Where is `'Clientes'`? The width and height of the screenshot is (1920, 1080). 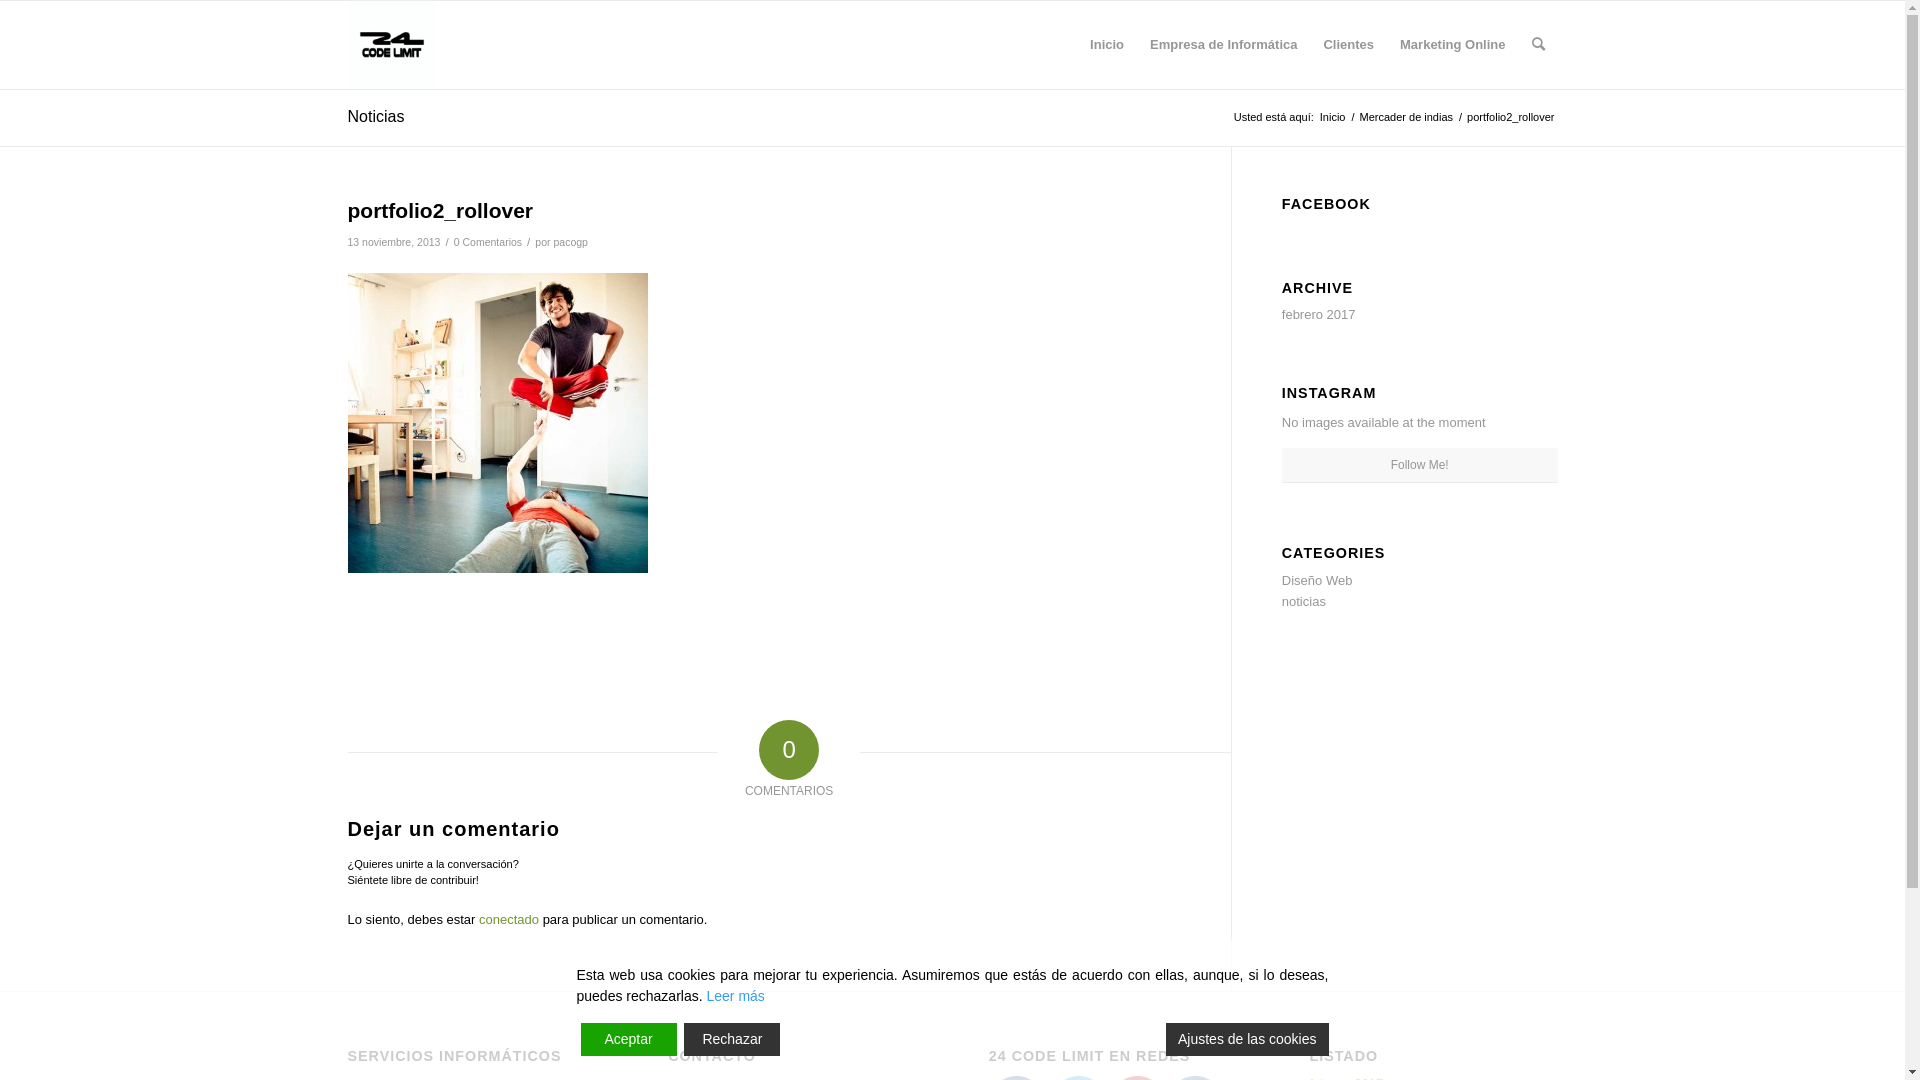 'Clientes' is located at coordinates (1348, 45).